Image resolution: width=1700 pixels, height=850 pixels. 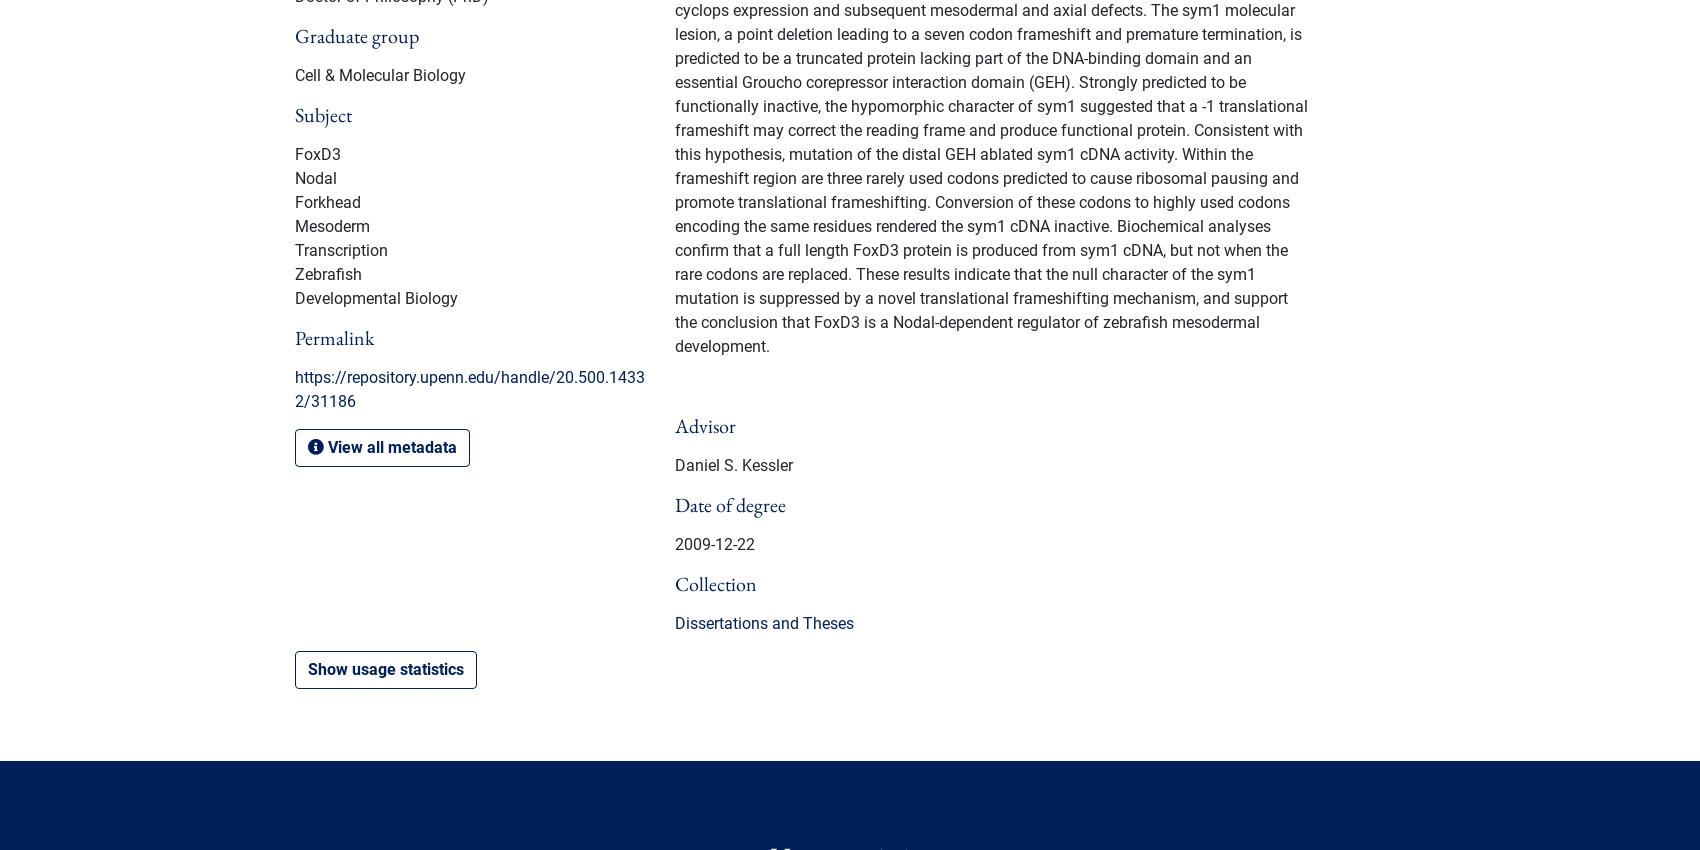 I want to click on 'Nodal', so click(x=316, y=176).